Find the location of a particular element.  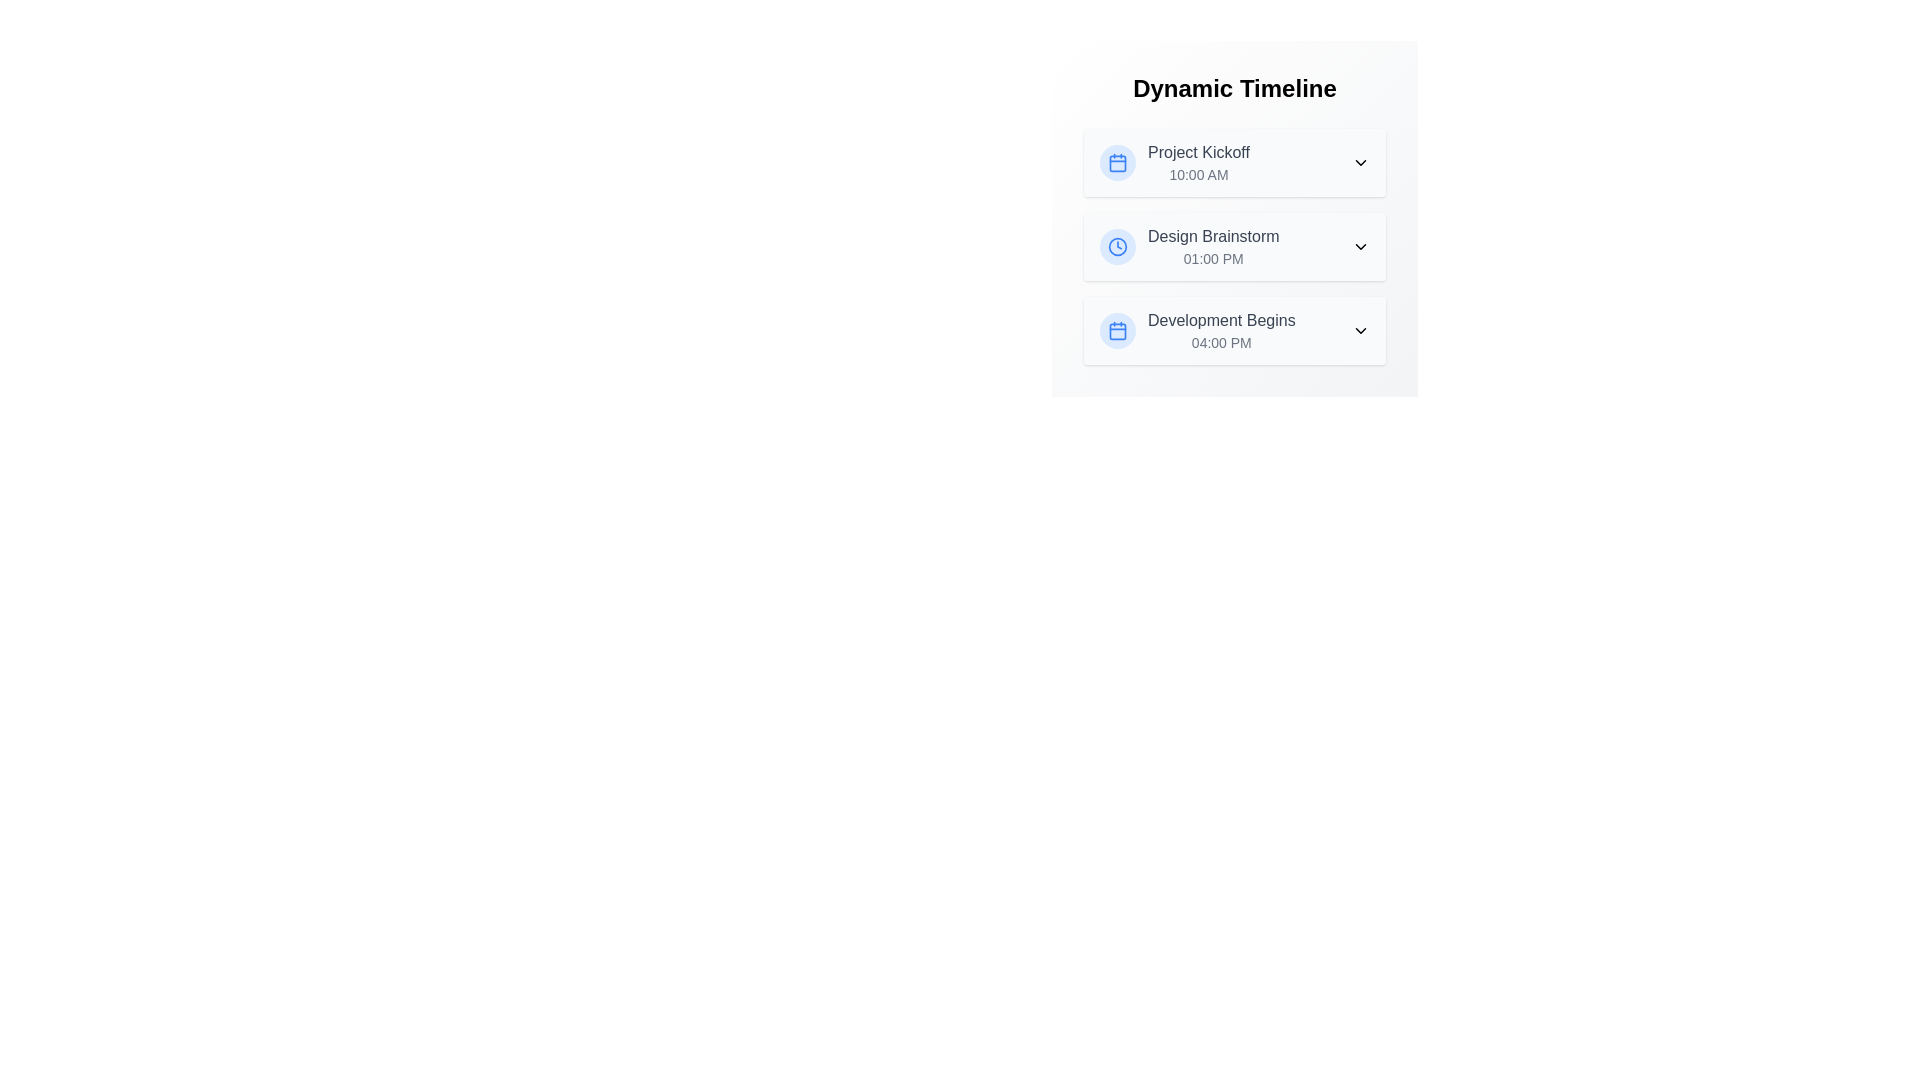

the text label element displaying '04:00 PM' located below the bold header 'Development Begins' within the timeline section is located at coordinates (1220, 342).